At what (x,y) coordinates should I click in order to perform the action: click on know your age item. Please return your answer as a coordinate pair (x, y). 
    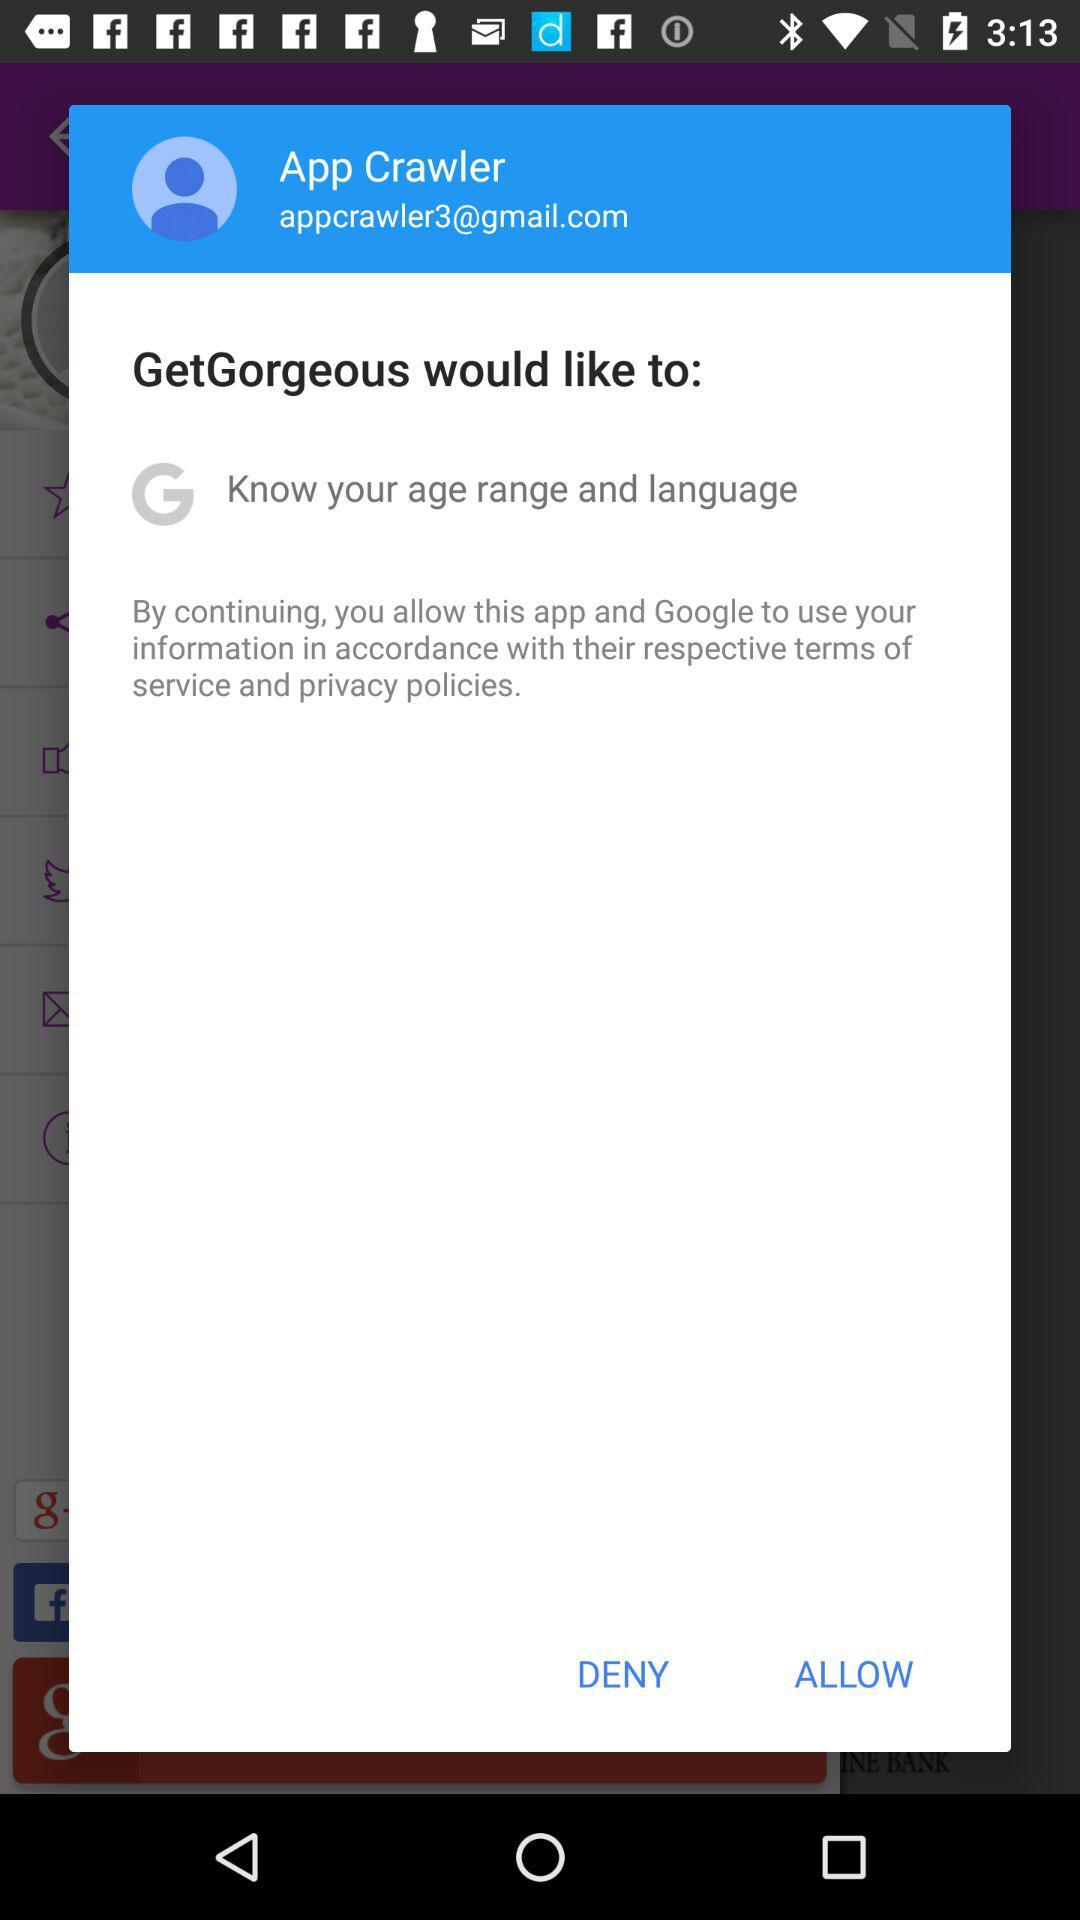
    Looking at the image, I should click on (511, 487).